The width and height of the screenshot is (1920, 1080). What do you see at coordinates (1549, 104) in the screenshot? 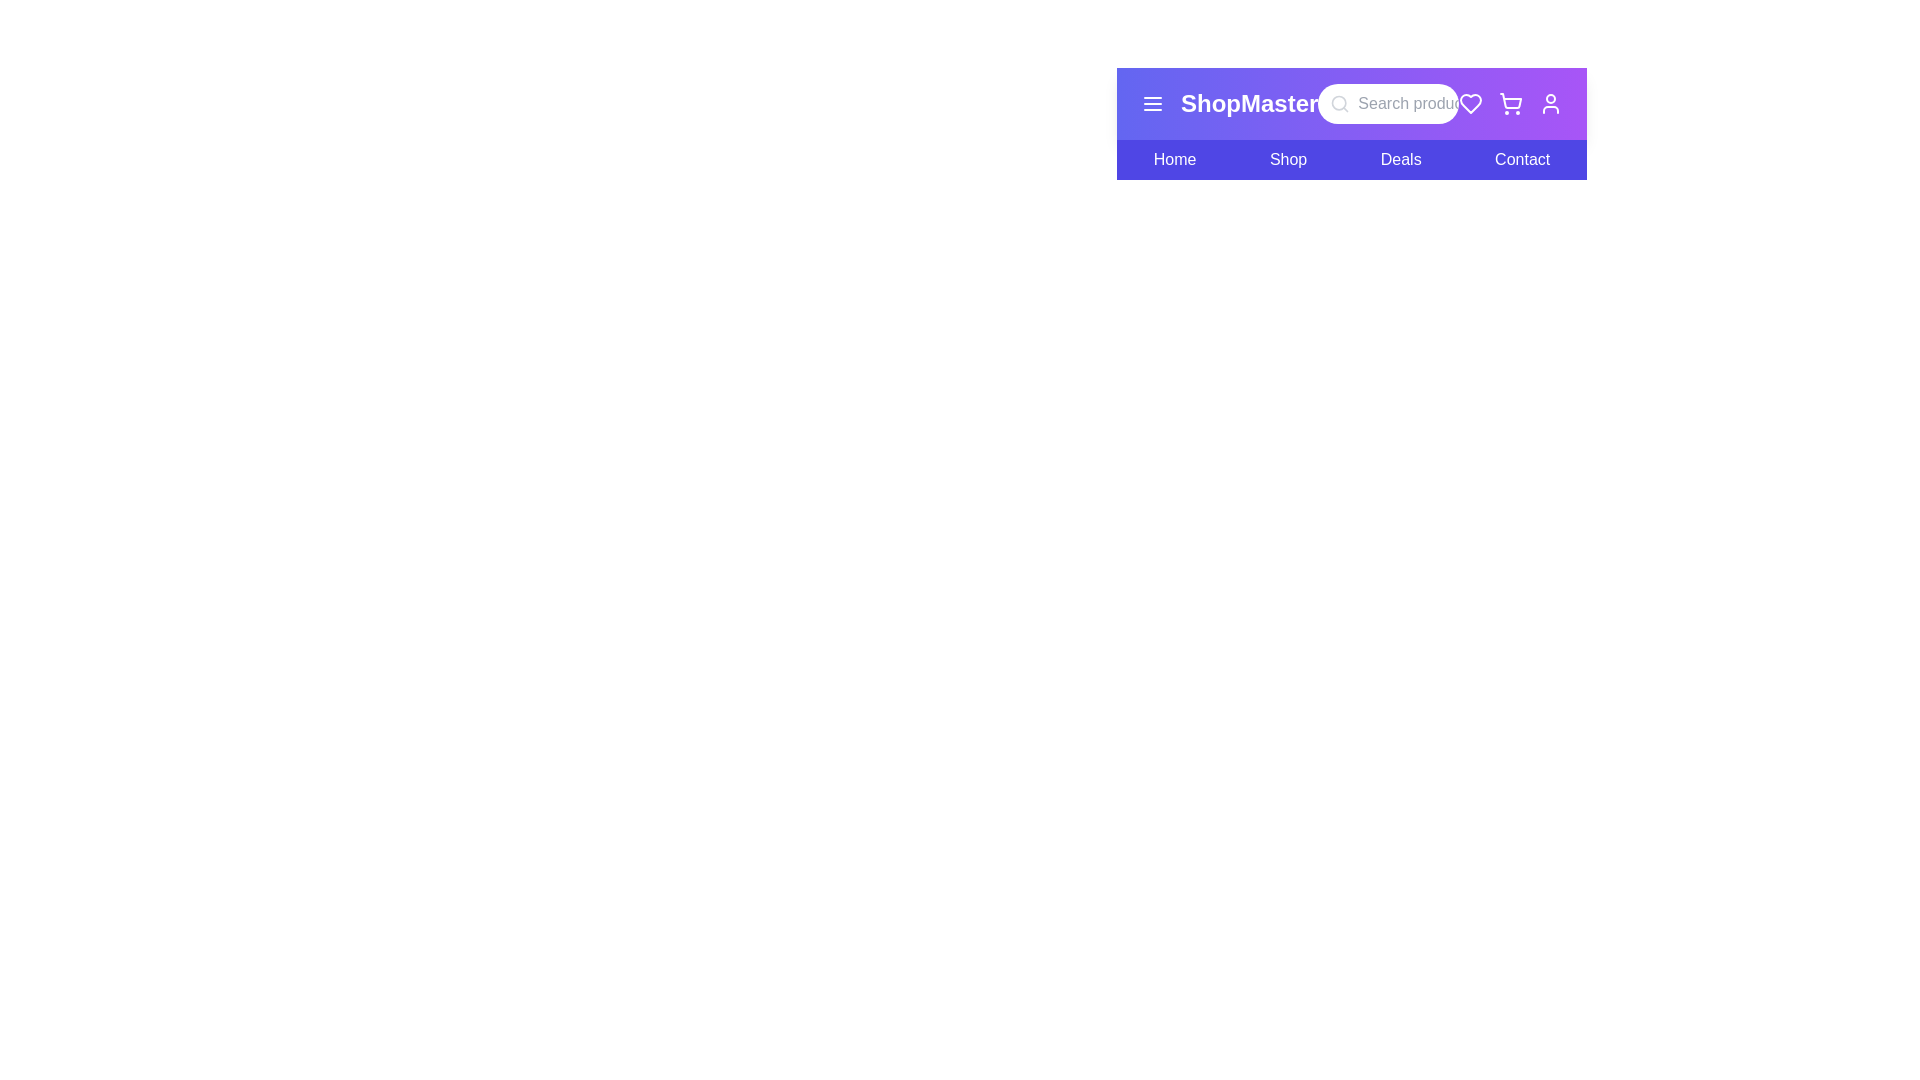
I see `the user profile icon to access user-related functionalities` at bounding box center [1549, 104].